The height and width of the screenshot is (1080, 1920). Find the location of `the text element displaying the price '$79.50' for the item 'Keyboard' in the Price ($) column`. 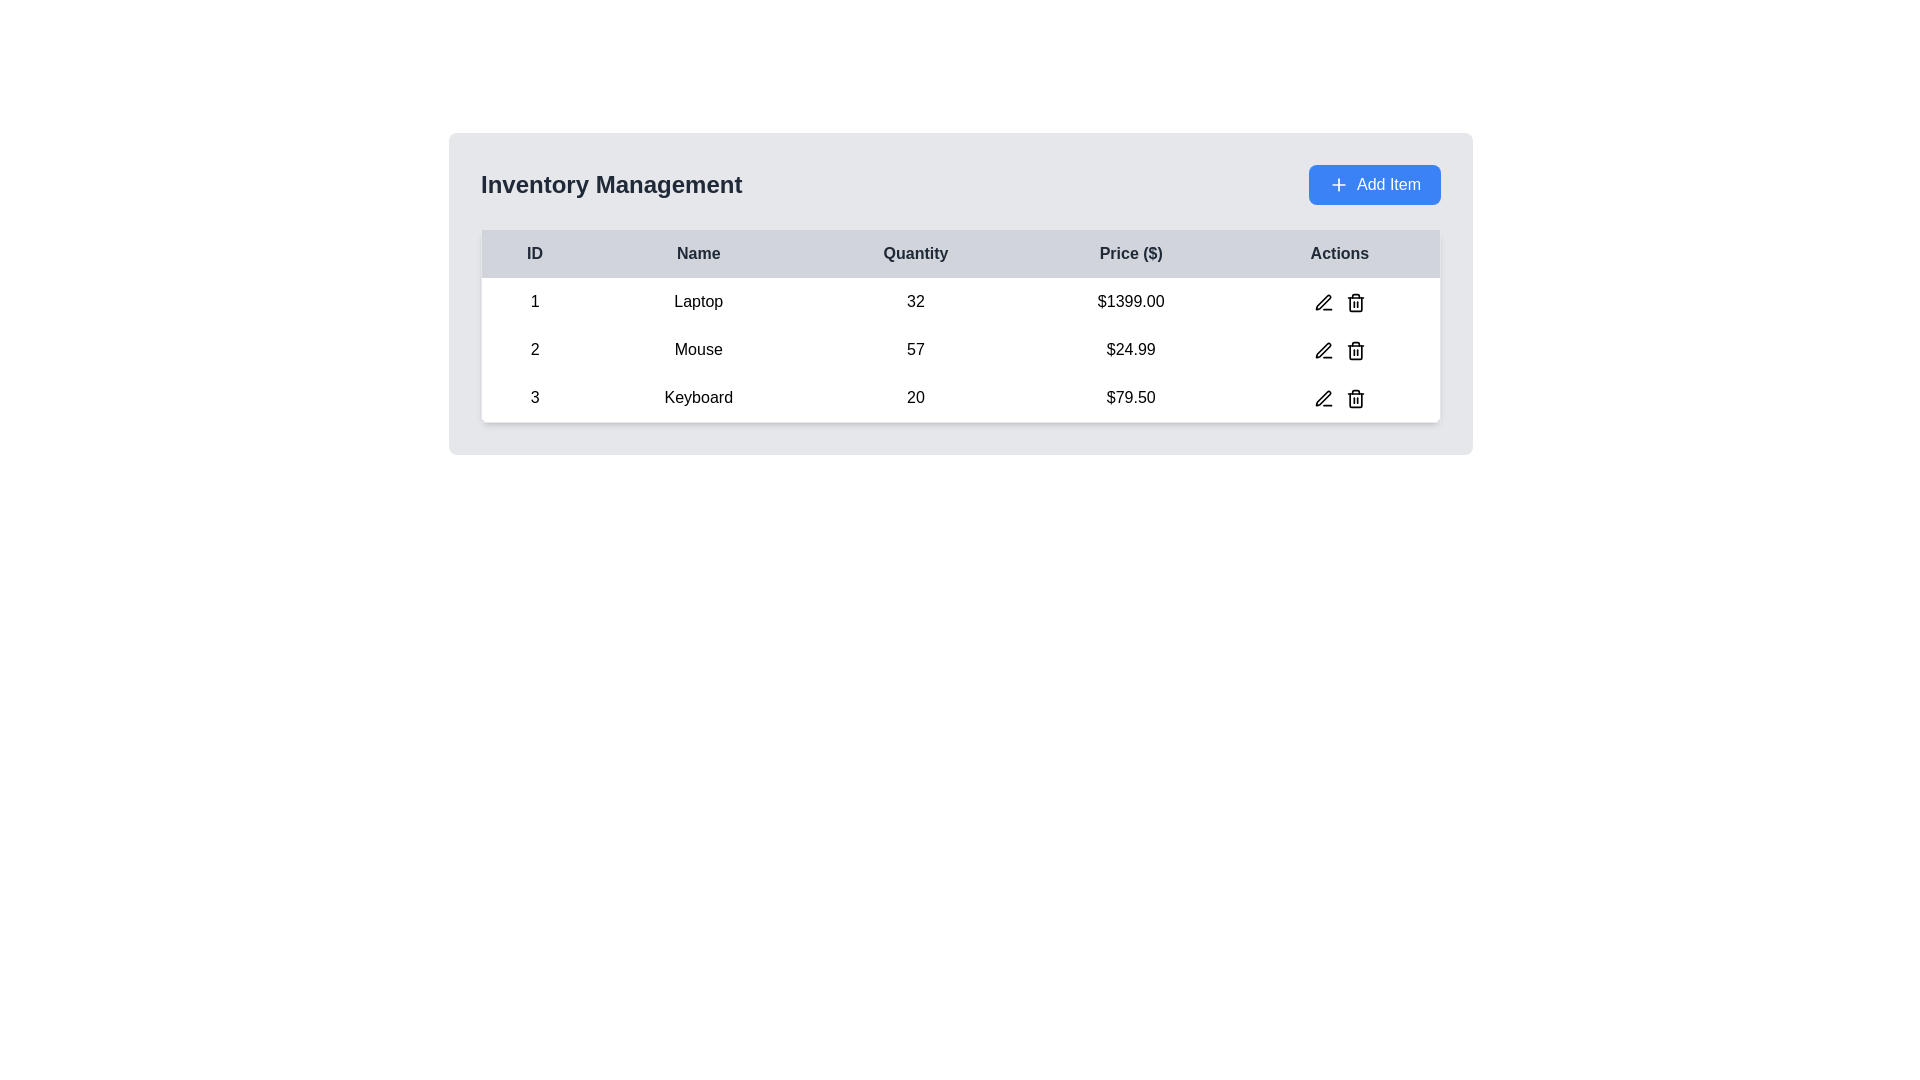

the text element displaying the price '$79.50' for the item 'Keyboard' in the Price ($) column is located at coordinates (1131, 398).